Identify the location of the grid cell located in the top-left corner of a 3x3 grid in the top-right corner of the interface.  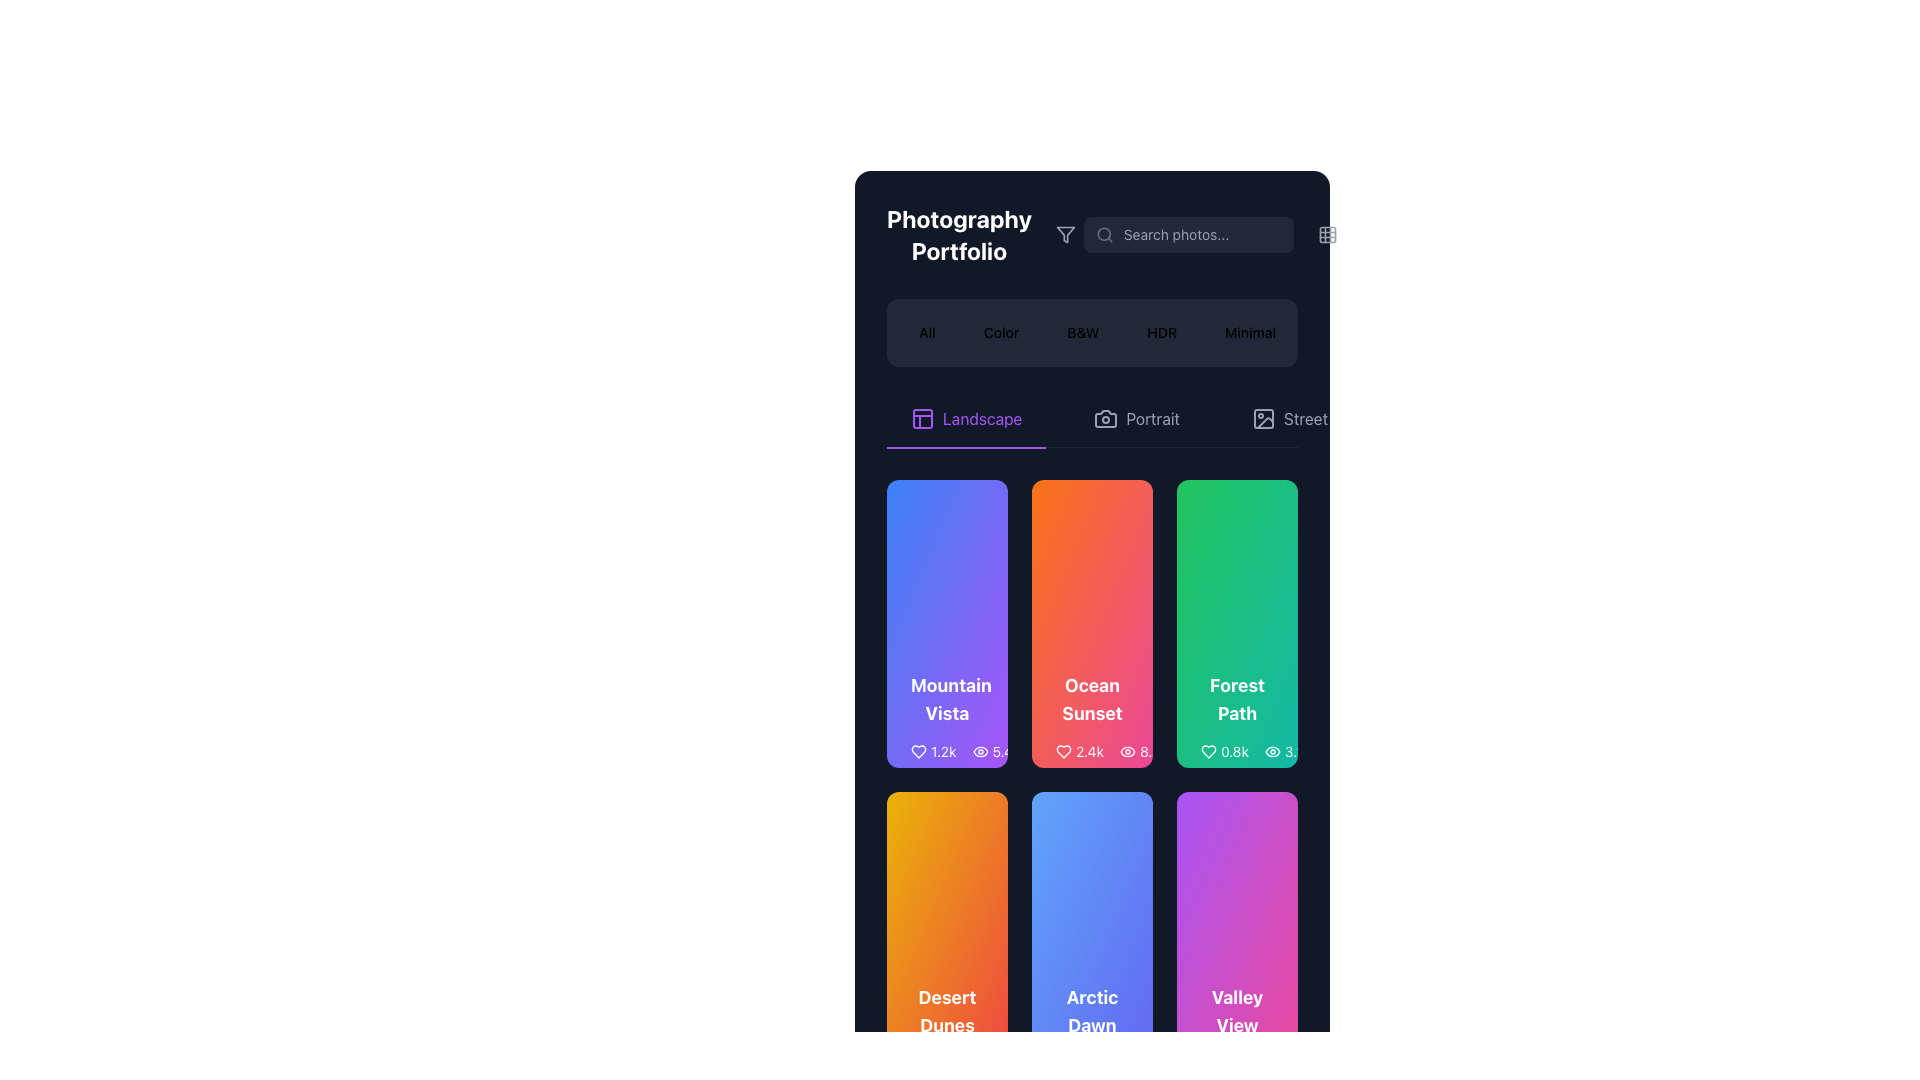
(1327, 234).